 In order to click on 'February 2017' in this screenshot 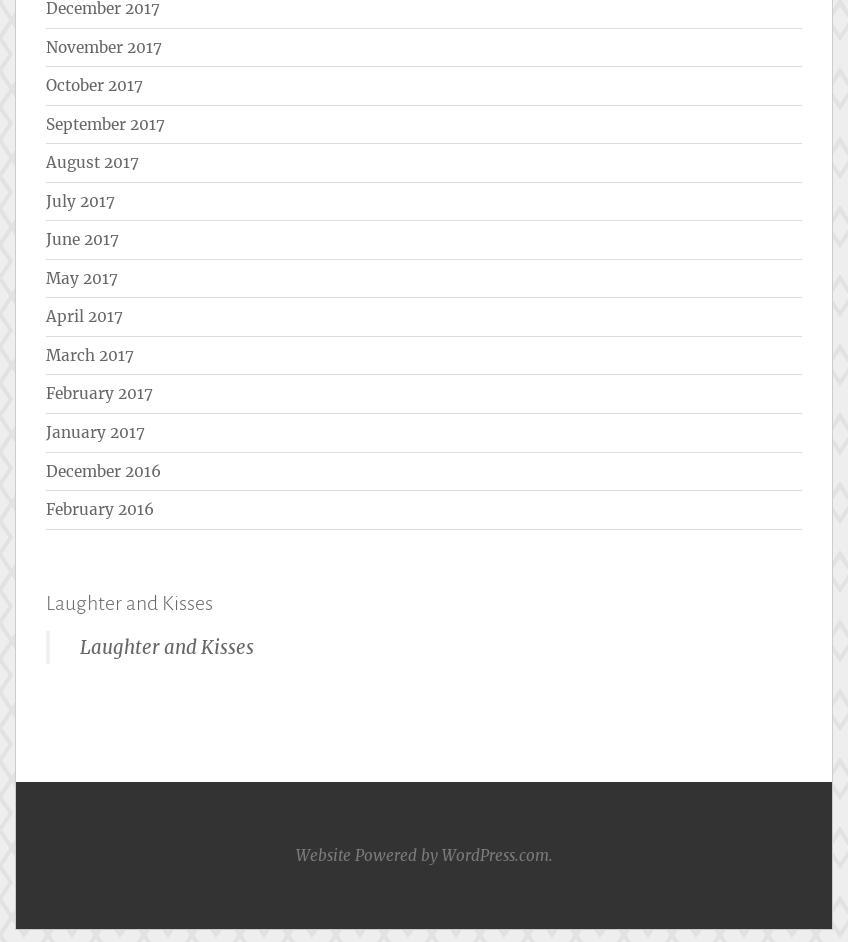, I will do `click(99, 393)`.